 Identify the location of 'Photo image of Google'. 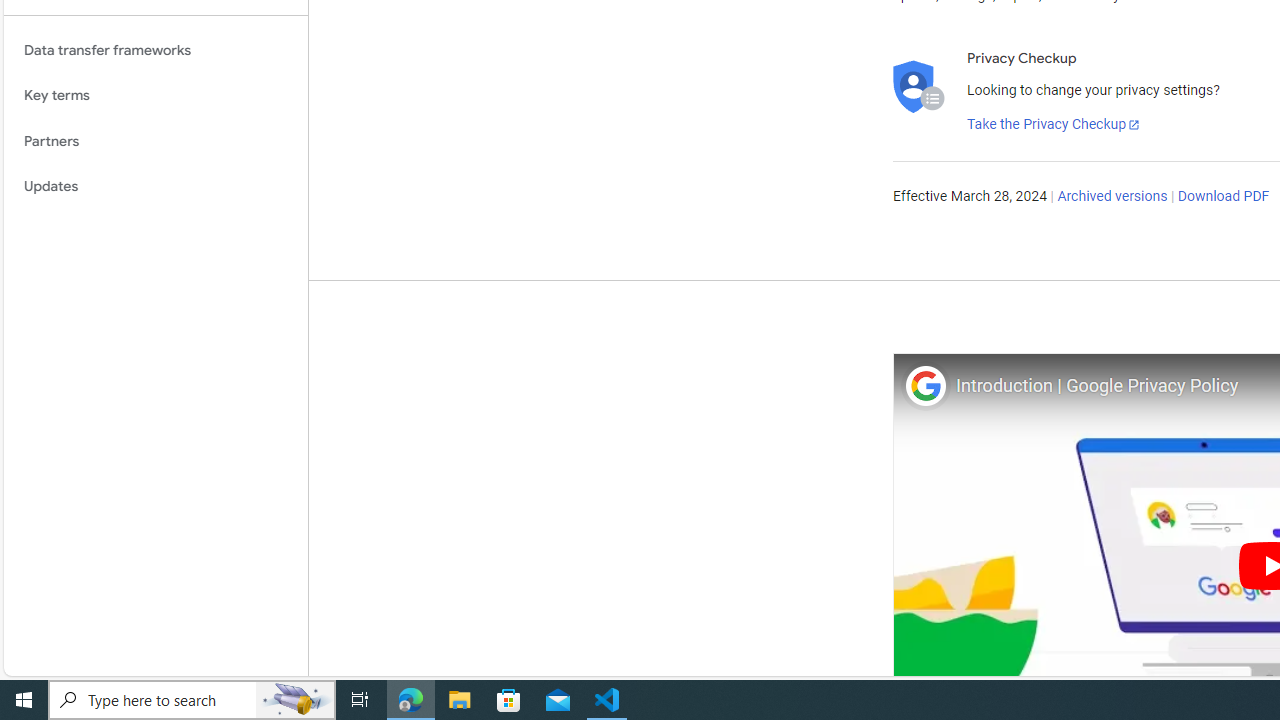
(925, 385).